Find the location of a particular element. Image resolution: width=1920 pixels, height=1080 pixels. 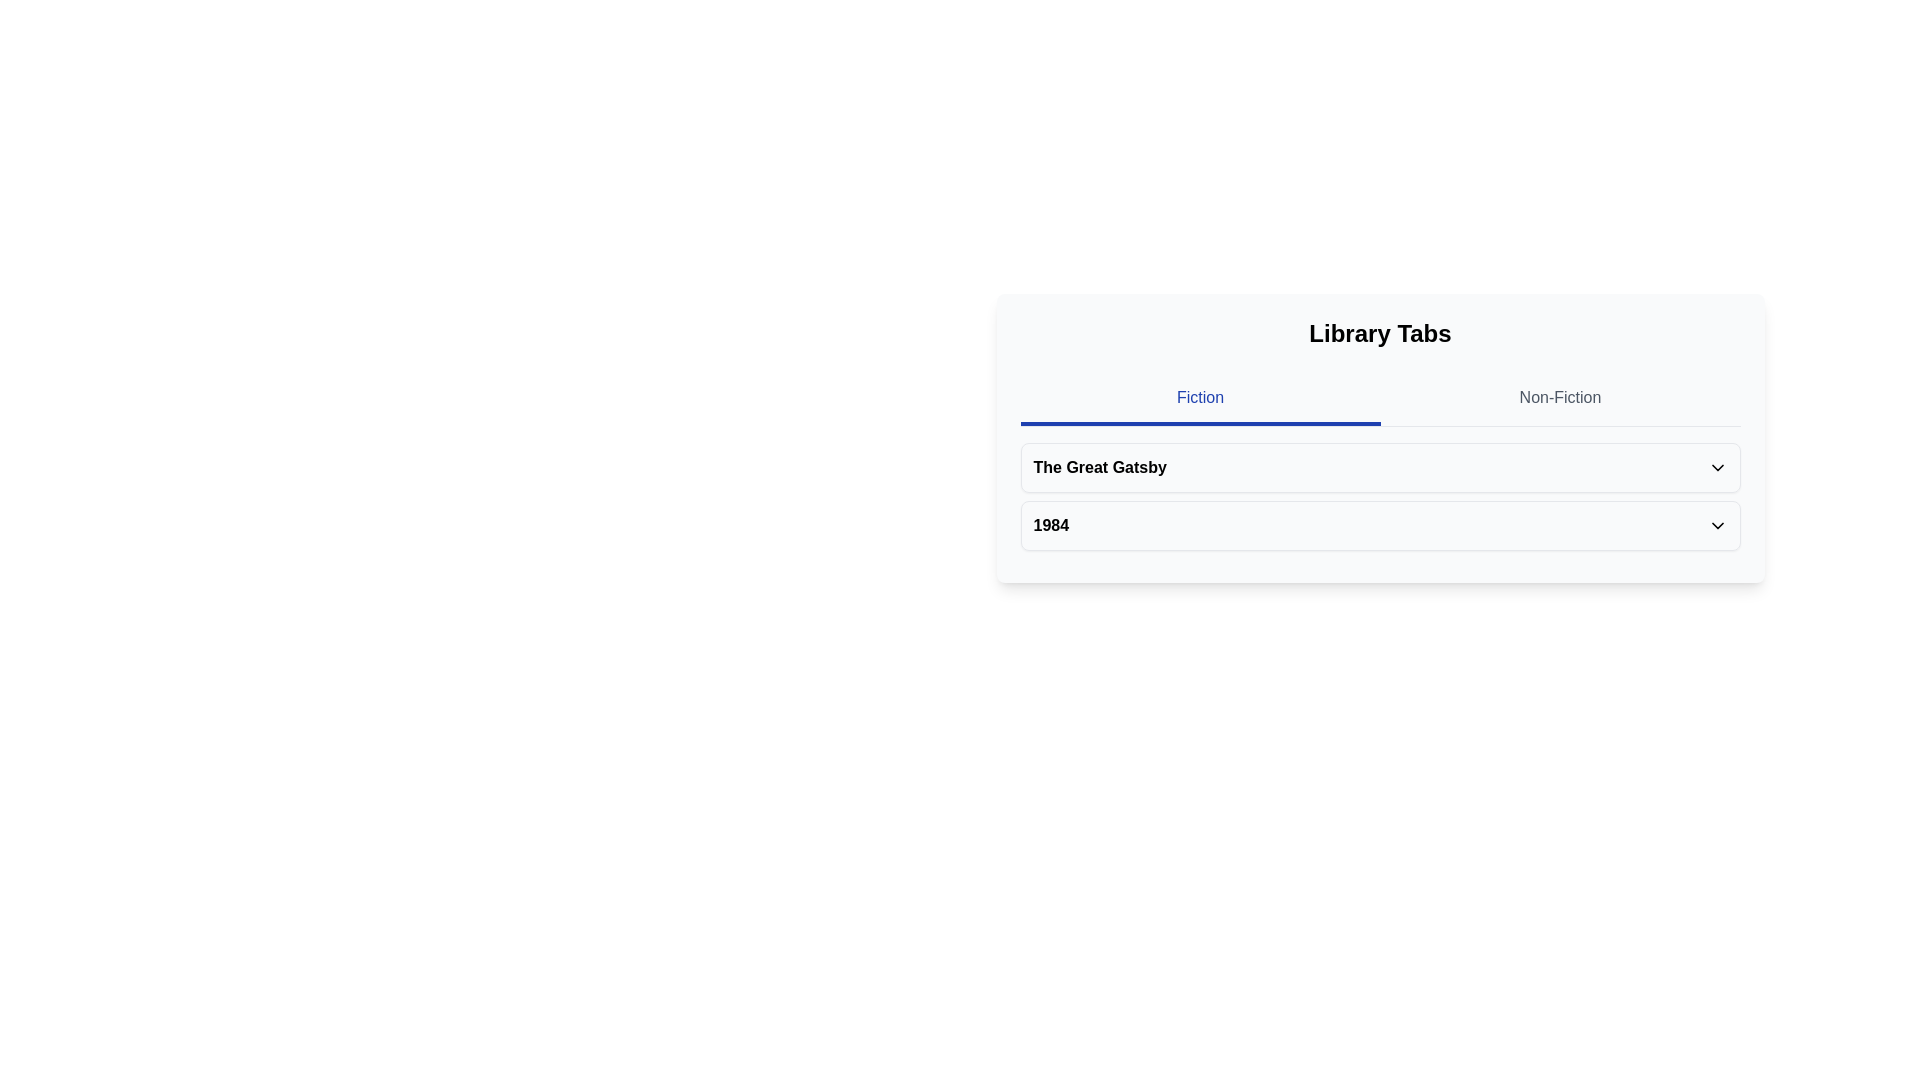

the dropdown selection option labeled '1984' is located at coordinates (1379, 524).